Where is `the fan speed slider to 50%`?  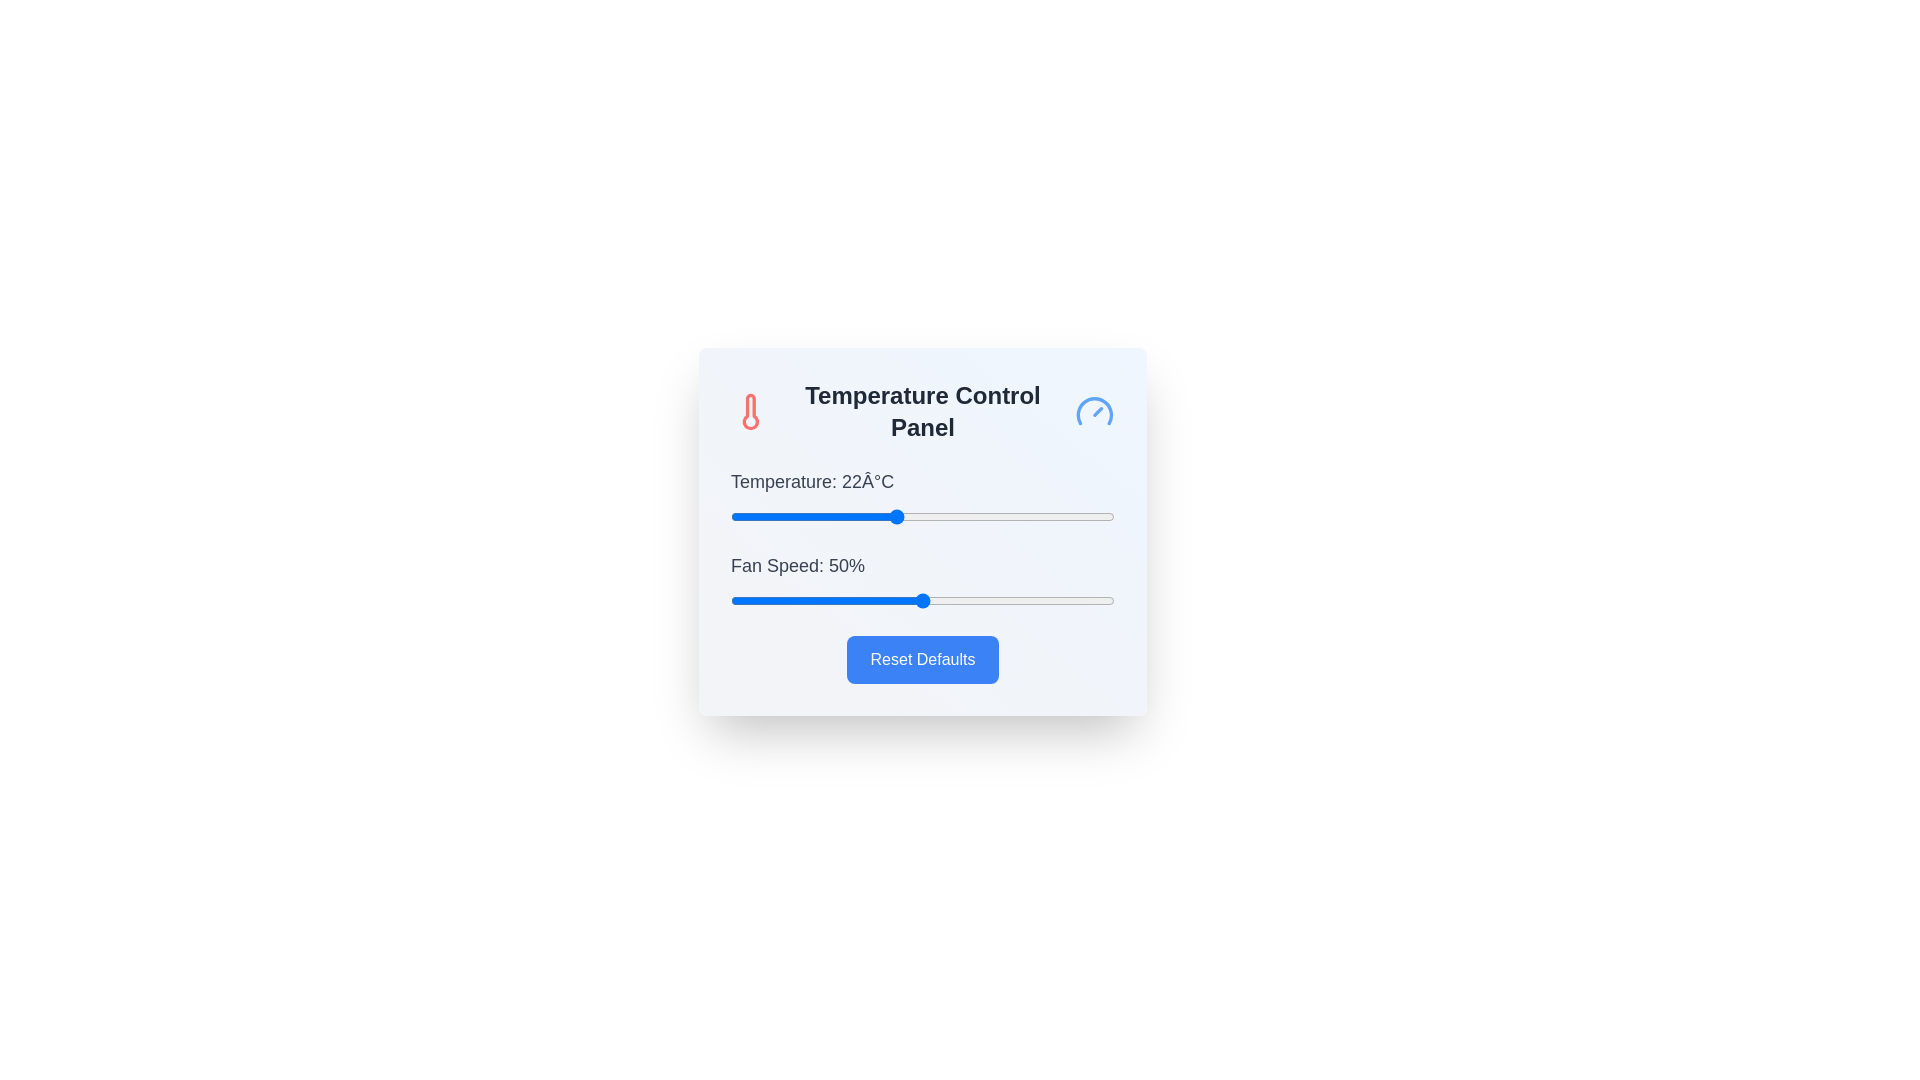
the fan speed slider to 50% is located at coordinates (921, 600).